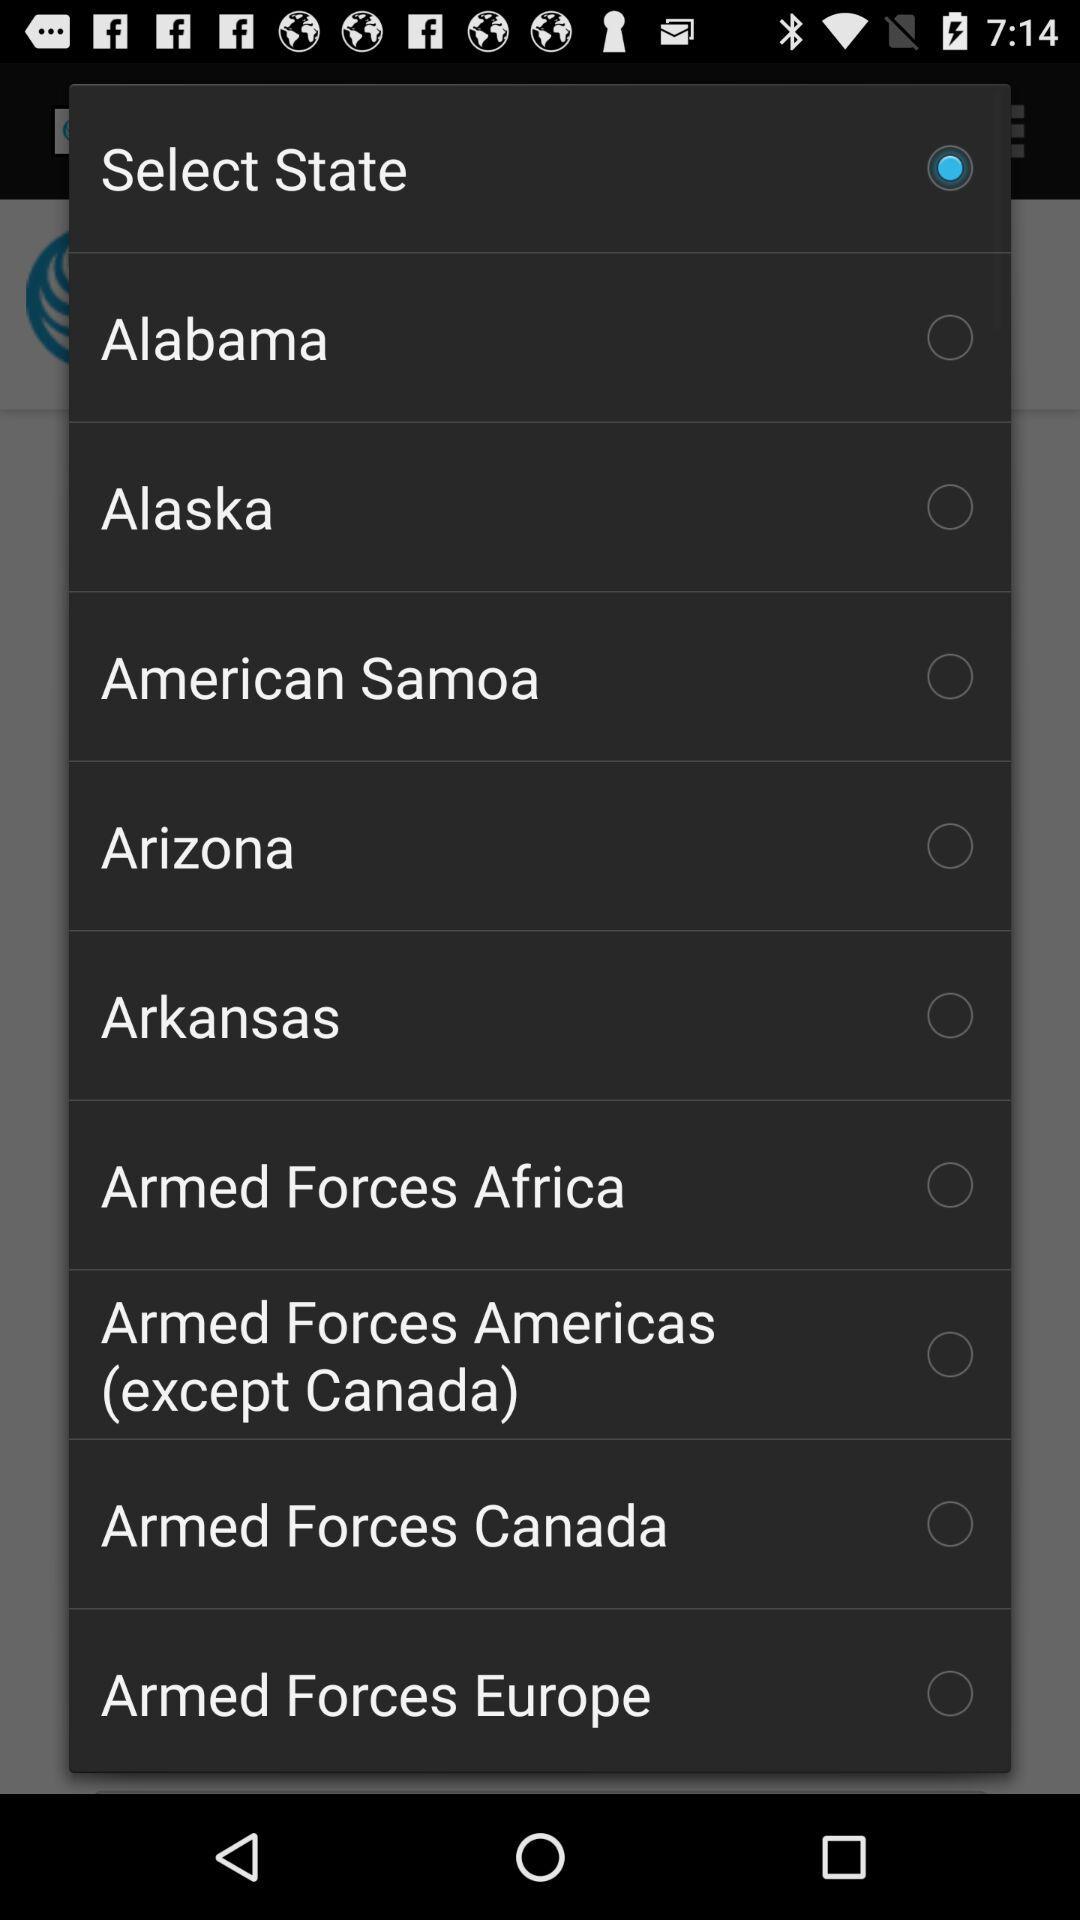 The image size is (1080, 1920). I want to click on item below select state icon, so click(540, 337).